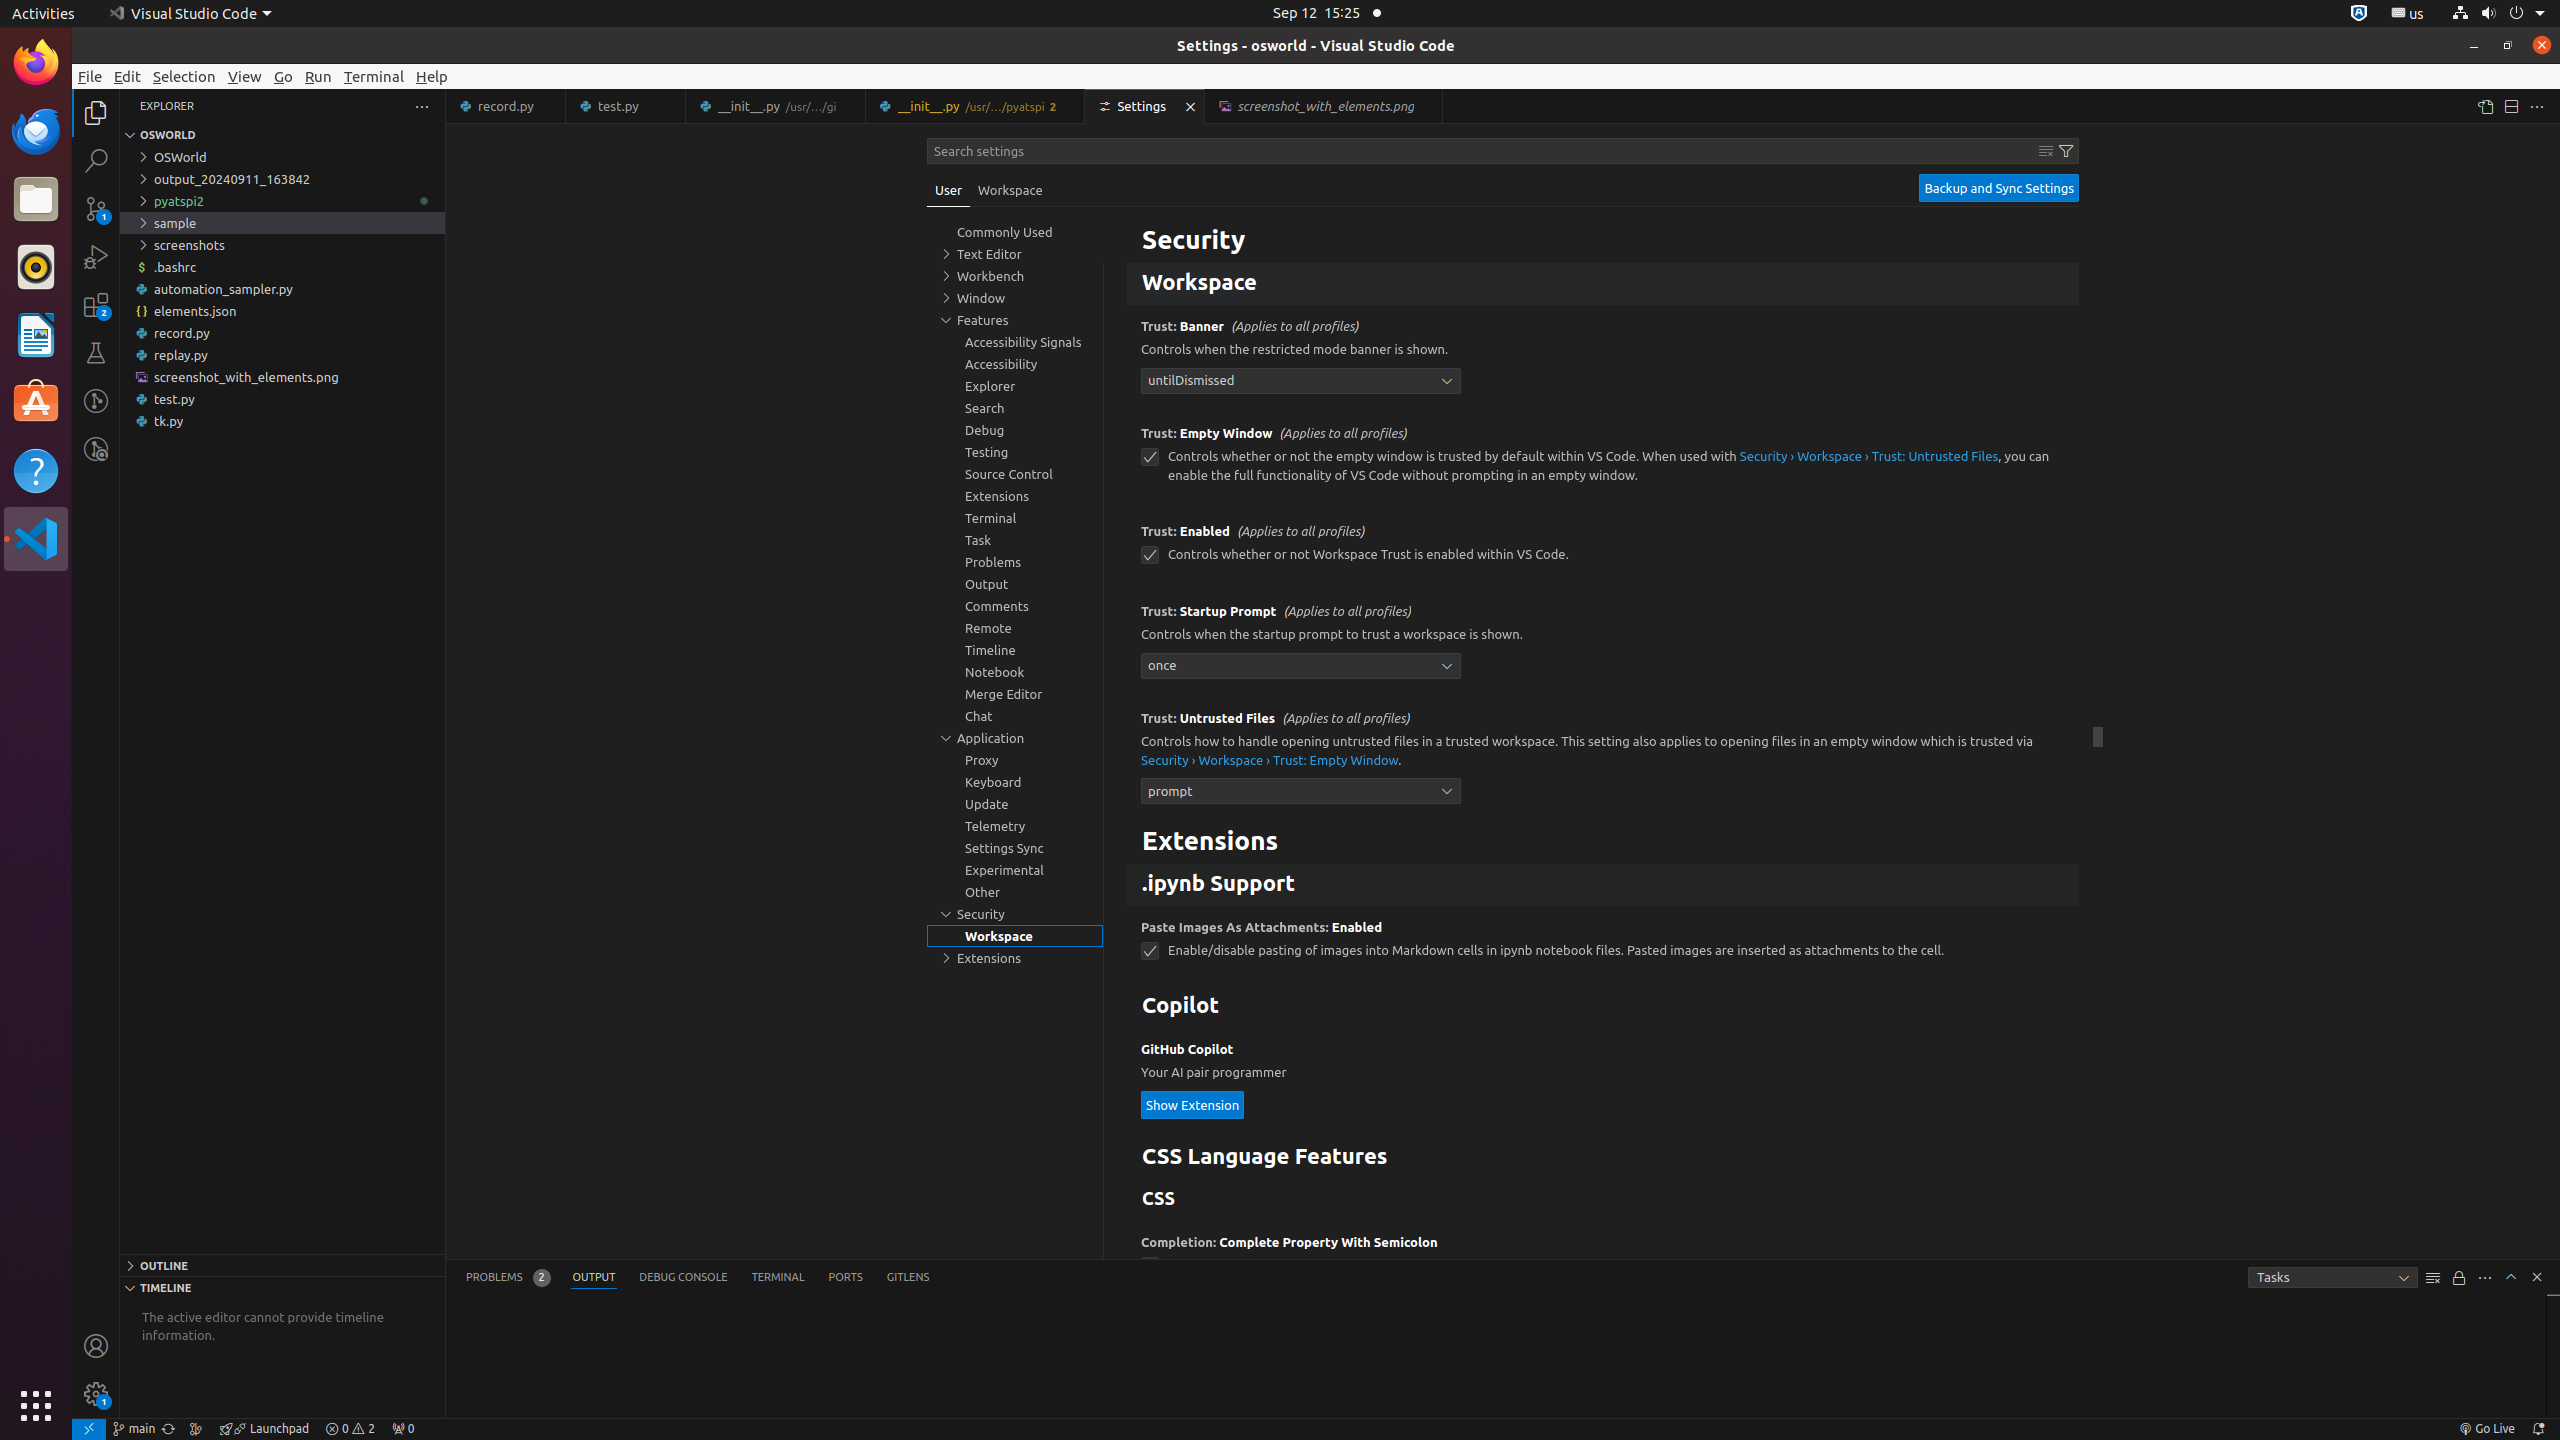  What do you see at coordinates (1015, 517) in the screenshot?
I see `'Terminal, group'` at bounding box center [1015, 517].